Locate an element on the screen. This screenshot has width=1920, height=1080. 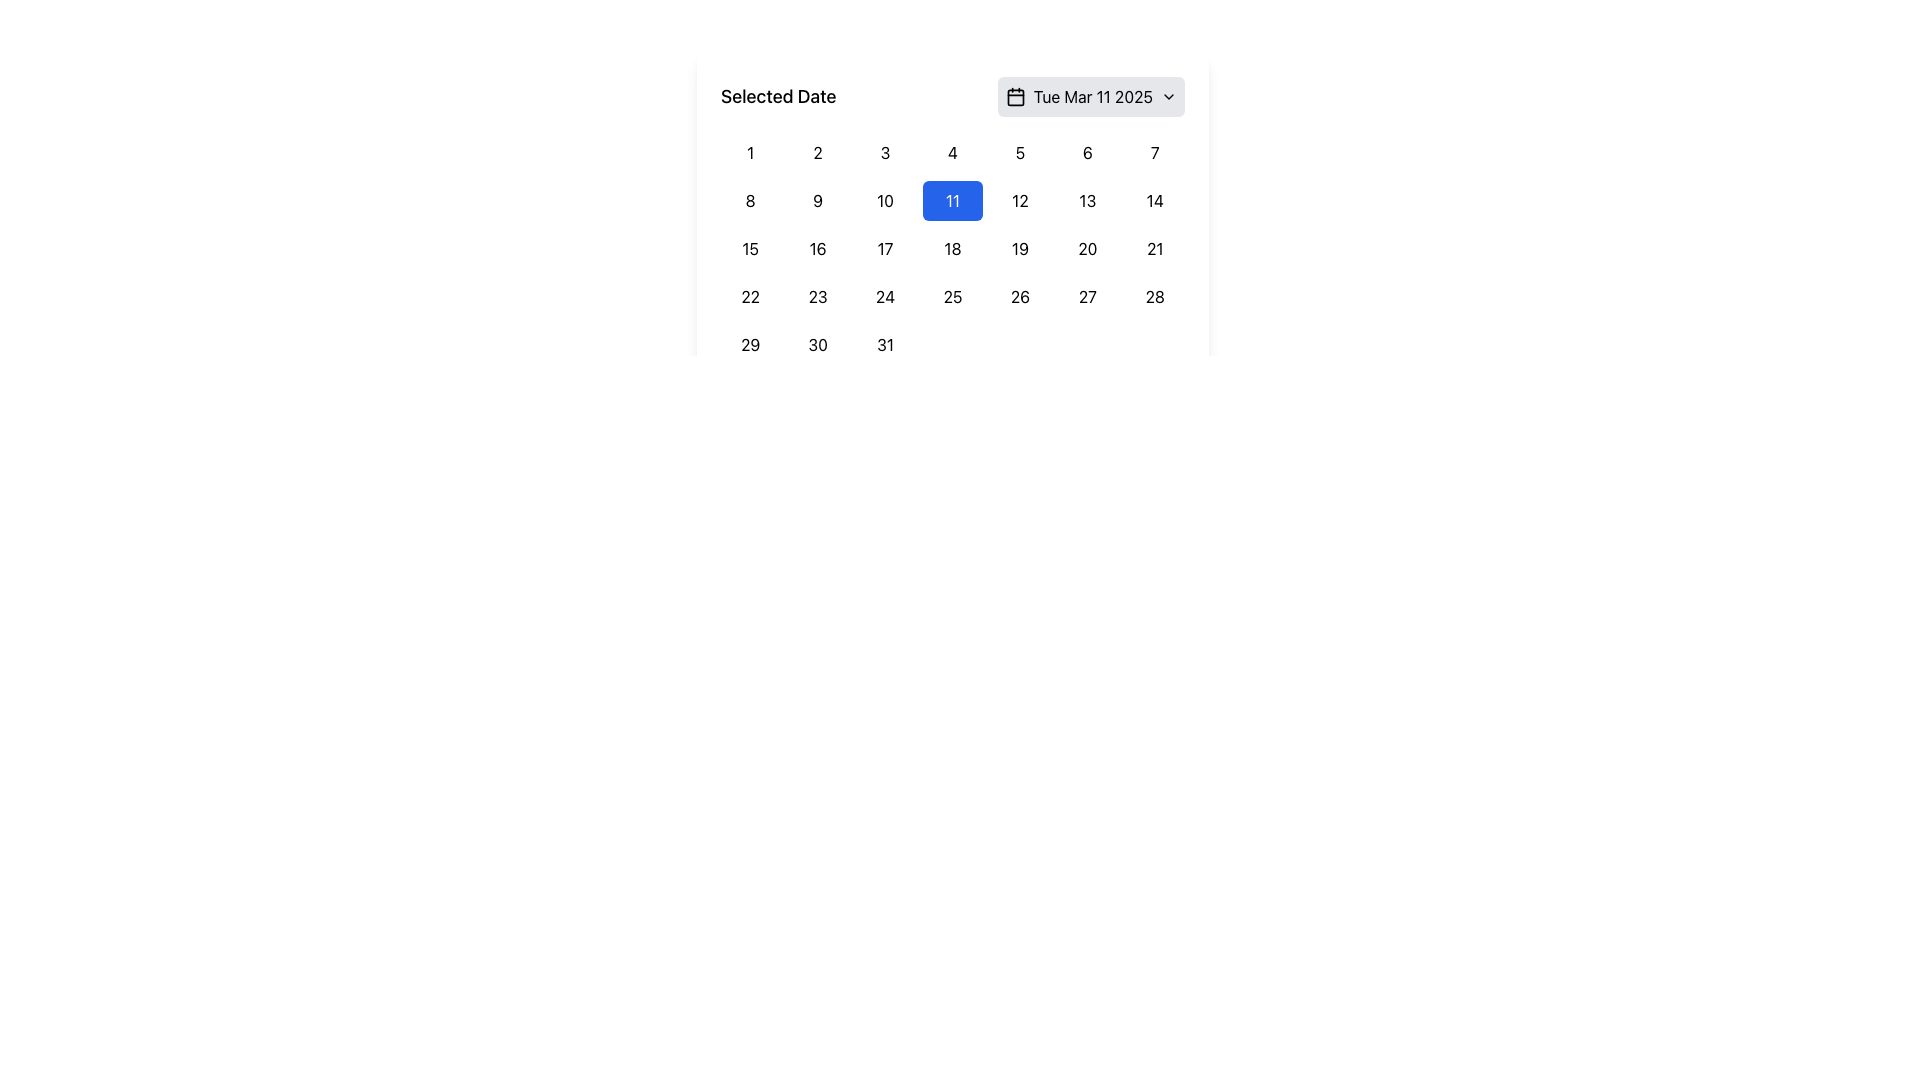
the button representing the date '10' on the calendar interface is located at coordinates (884, 200).